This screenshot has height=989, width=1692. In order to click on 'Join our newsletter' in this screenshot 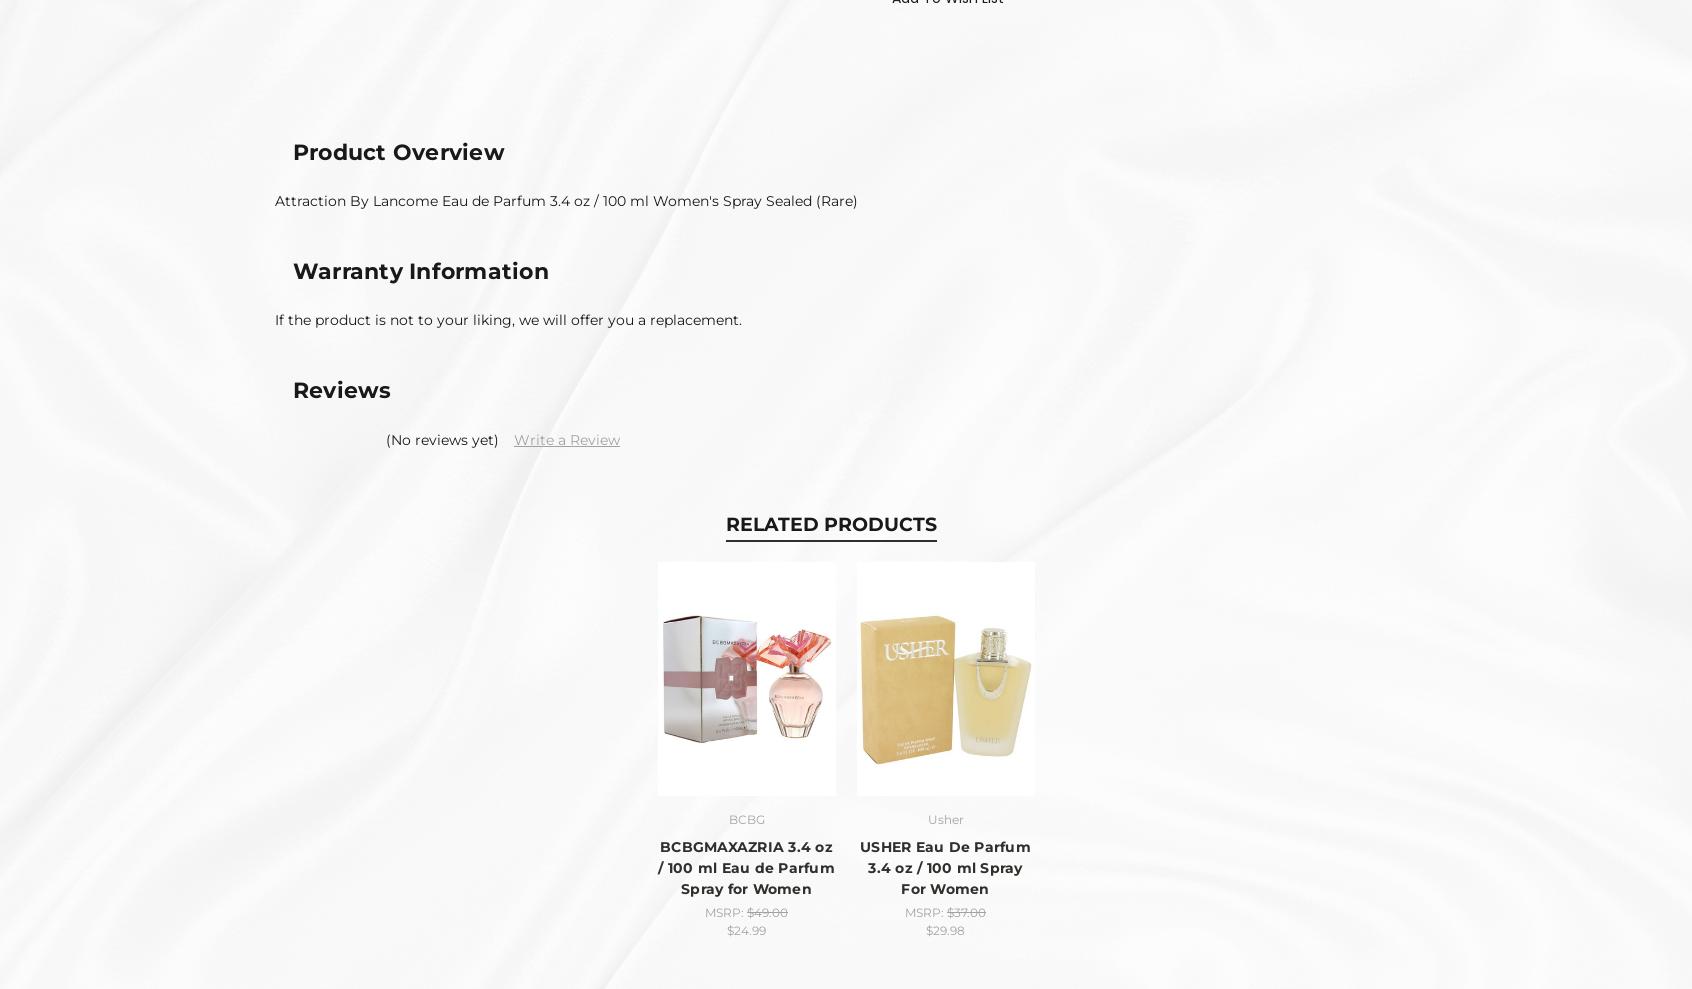, I will do `click(424, 412)`.